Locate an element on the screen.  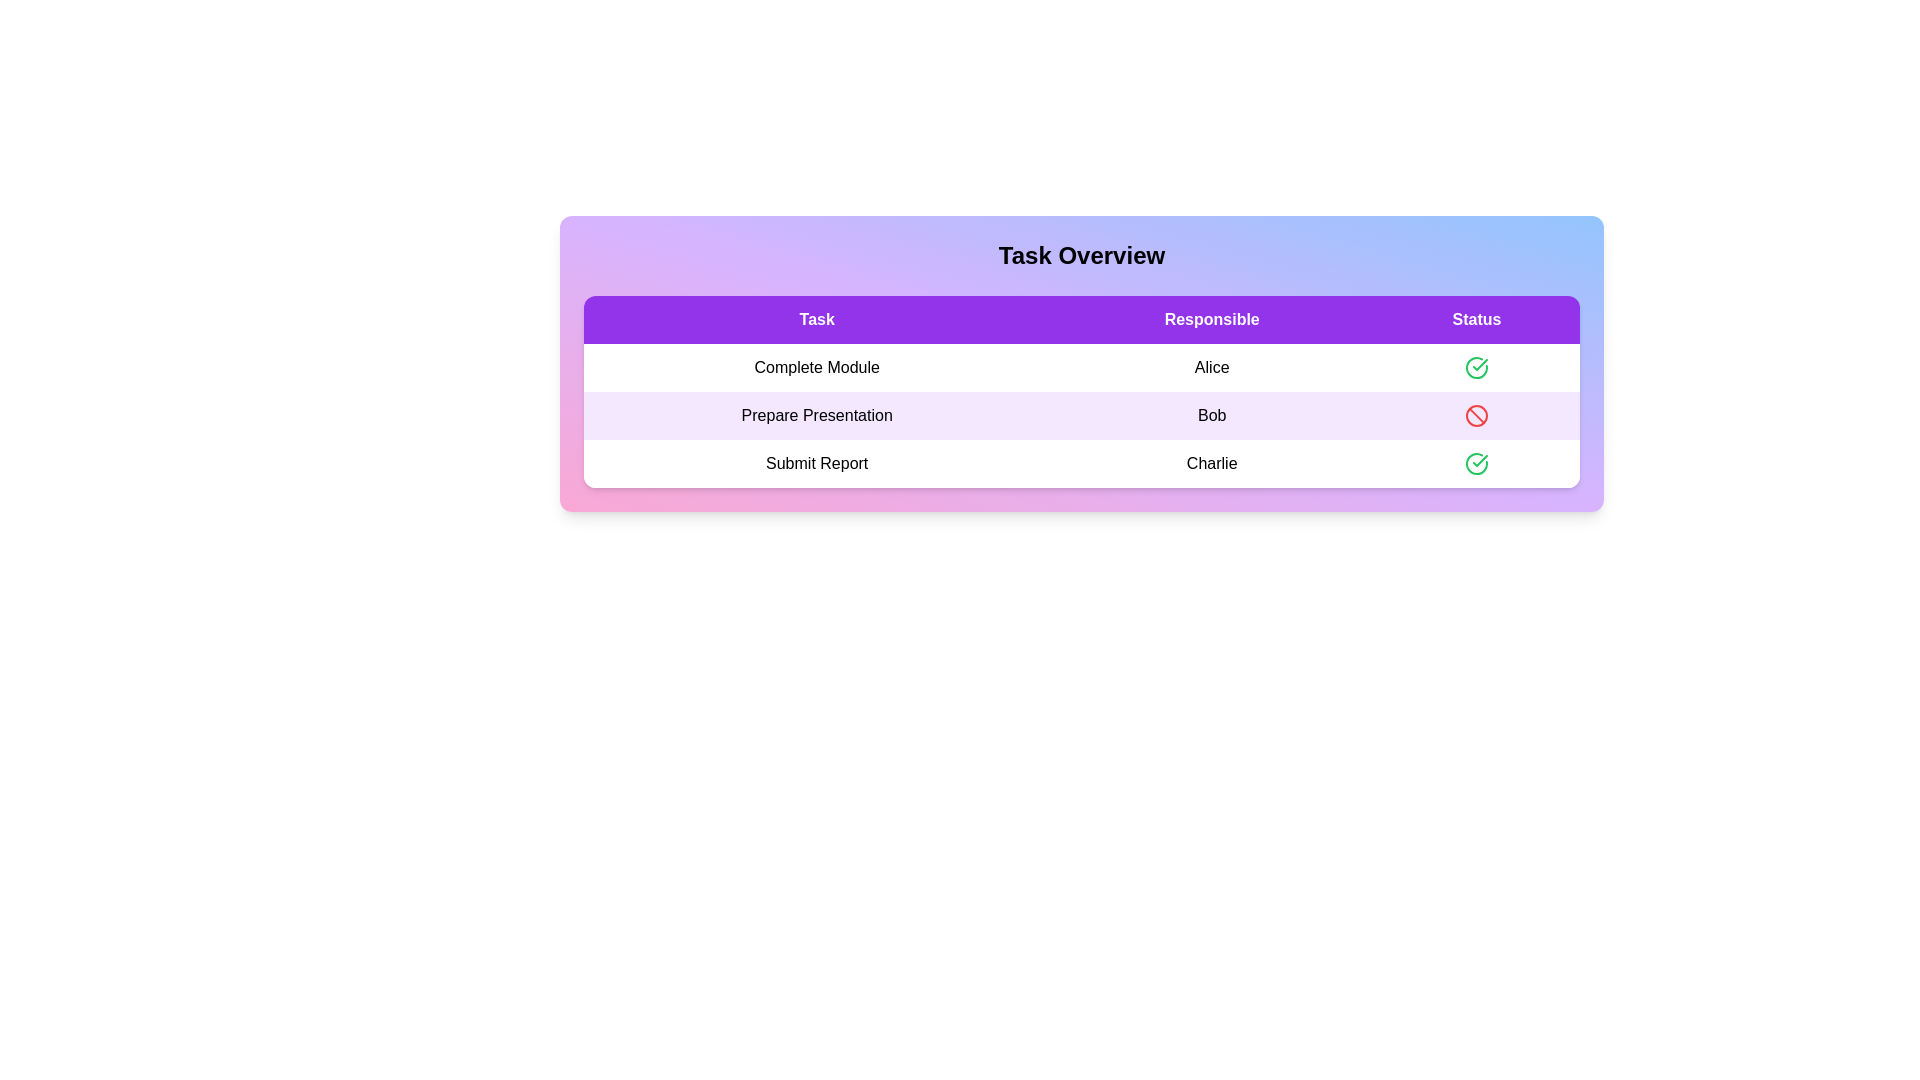
the negative status icon located in the 'Status' column of the second row under the 'Prepare Presentation' task, indicating that the task is not allowed or has failed is located at coordinates (1477, 415).